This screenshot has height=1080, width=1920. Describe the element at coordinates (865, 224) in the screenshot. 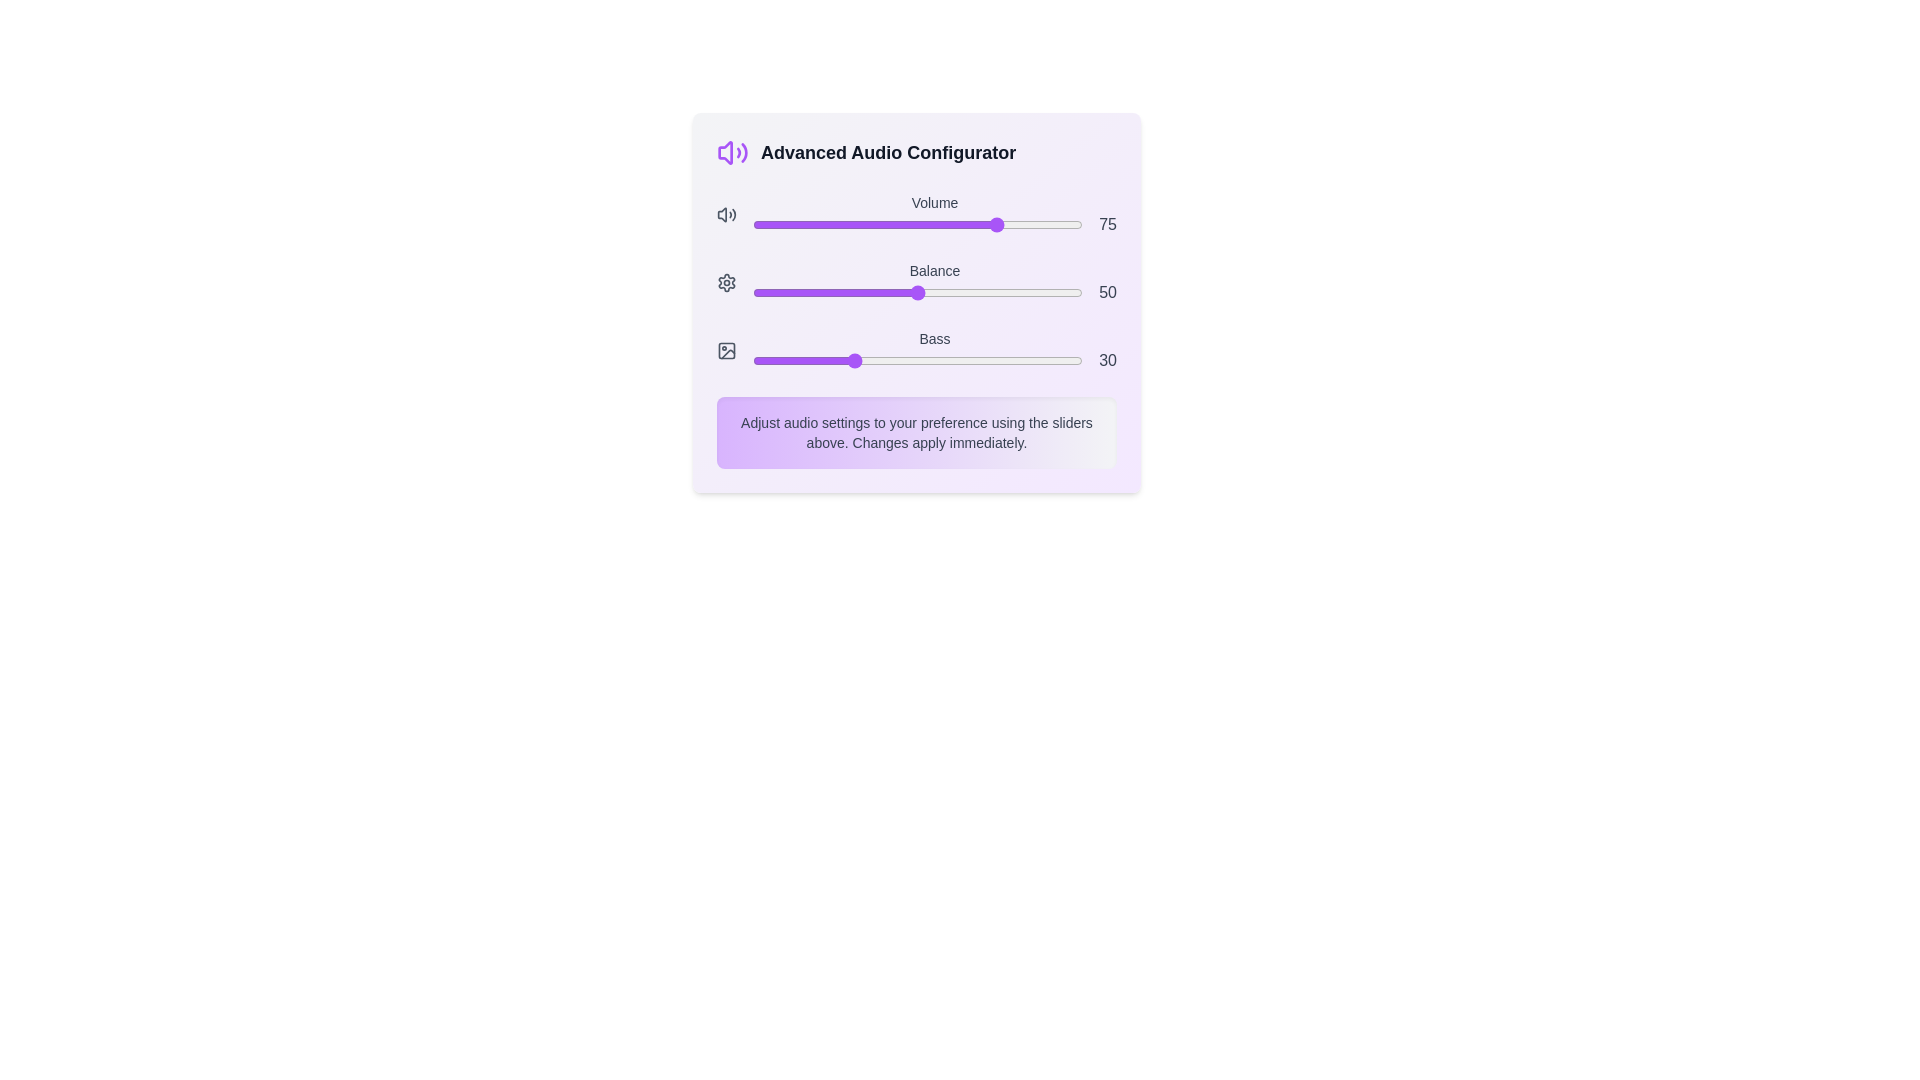

I see `the volume slider to set the volume to 34%` at that location.